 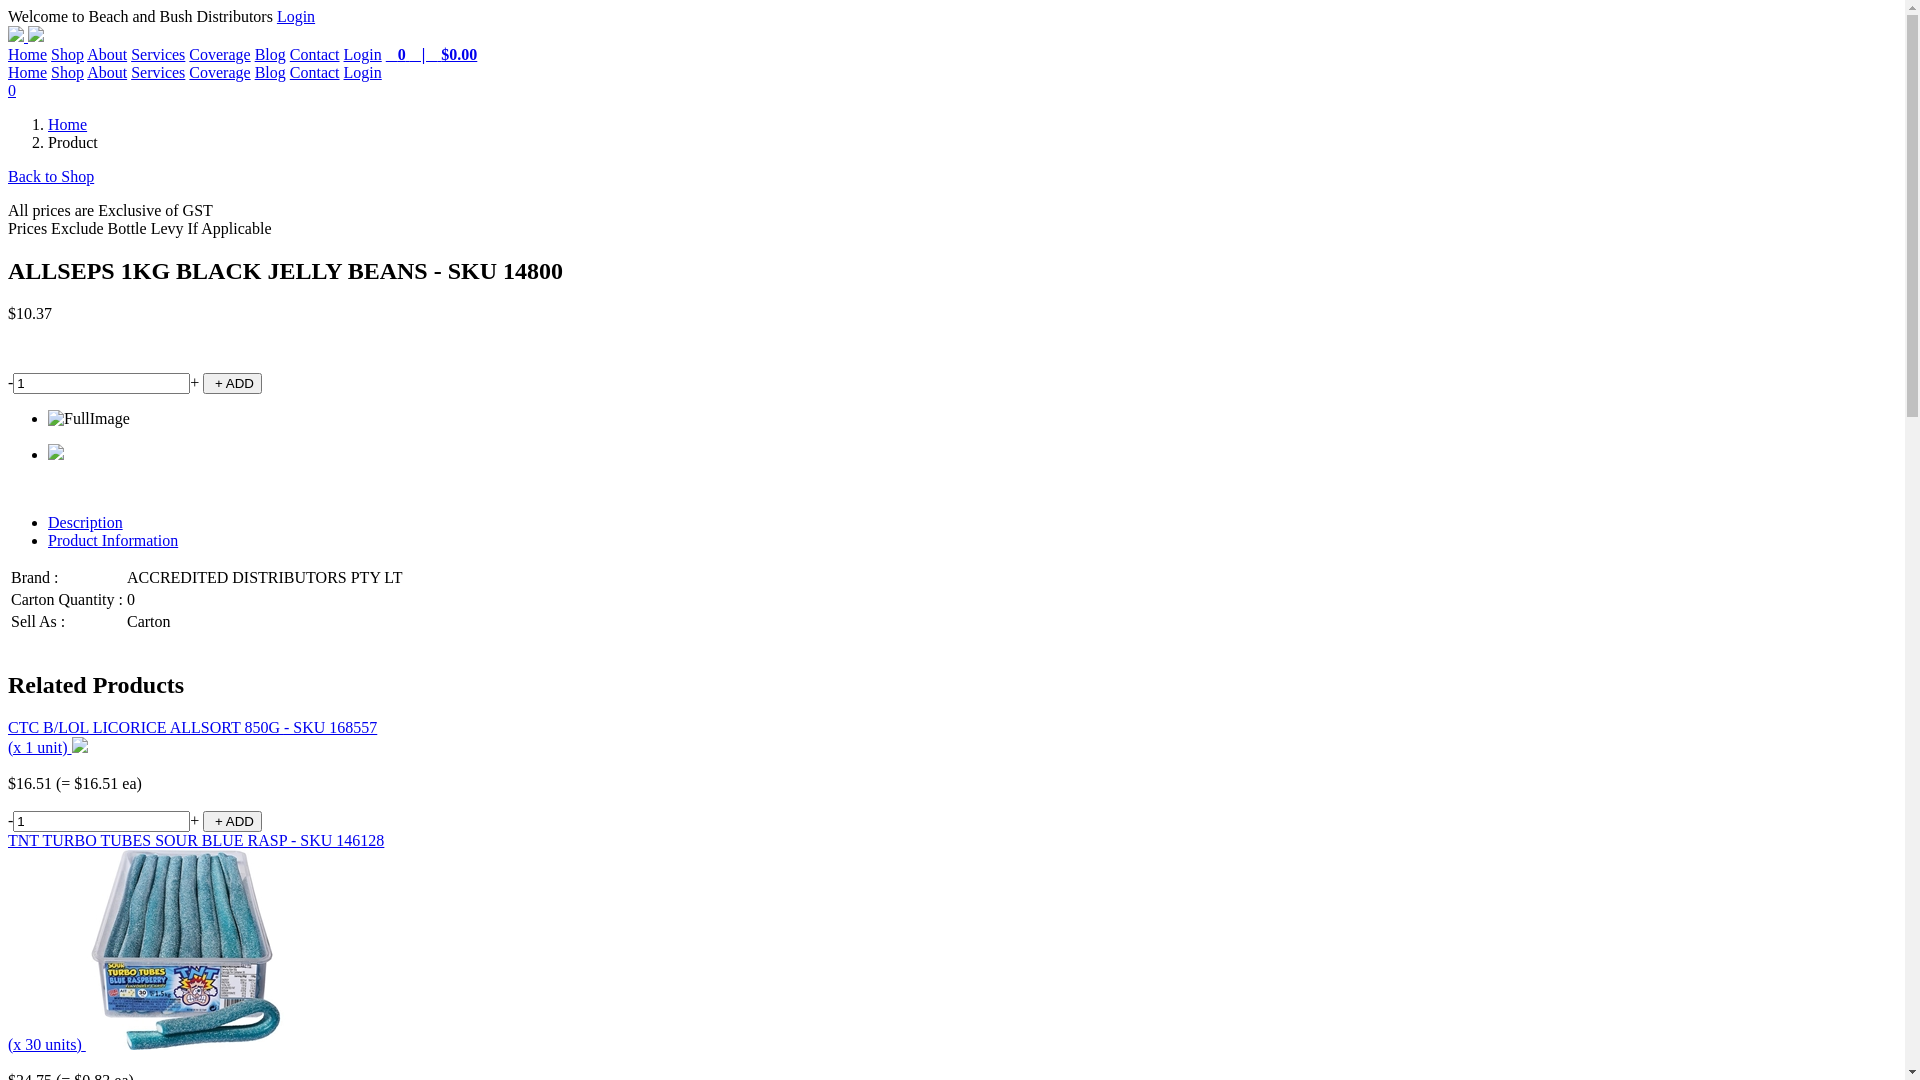 I want to click on 'Home', so click(x=27, y=53).